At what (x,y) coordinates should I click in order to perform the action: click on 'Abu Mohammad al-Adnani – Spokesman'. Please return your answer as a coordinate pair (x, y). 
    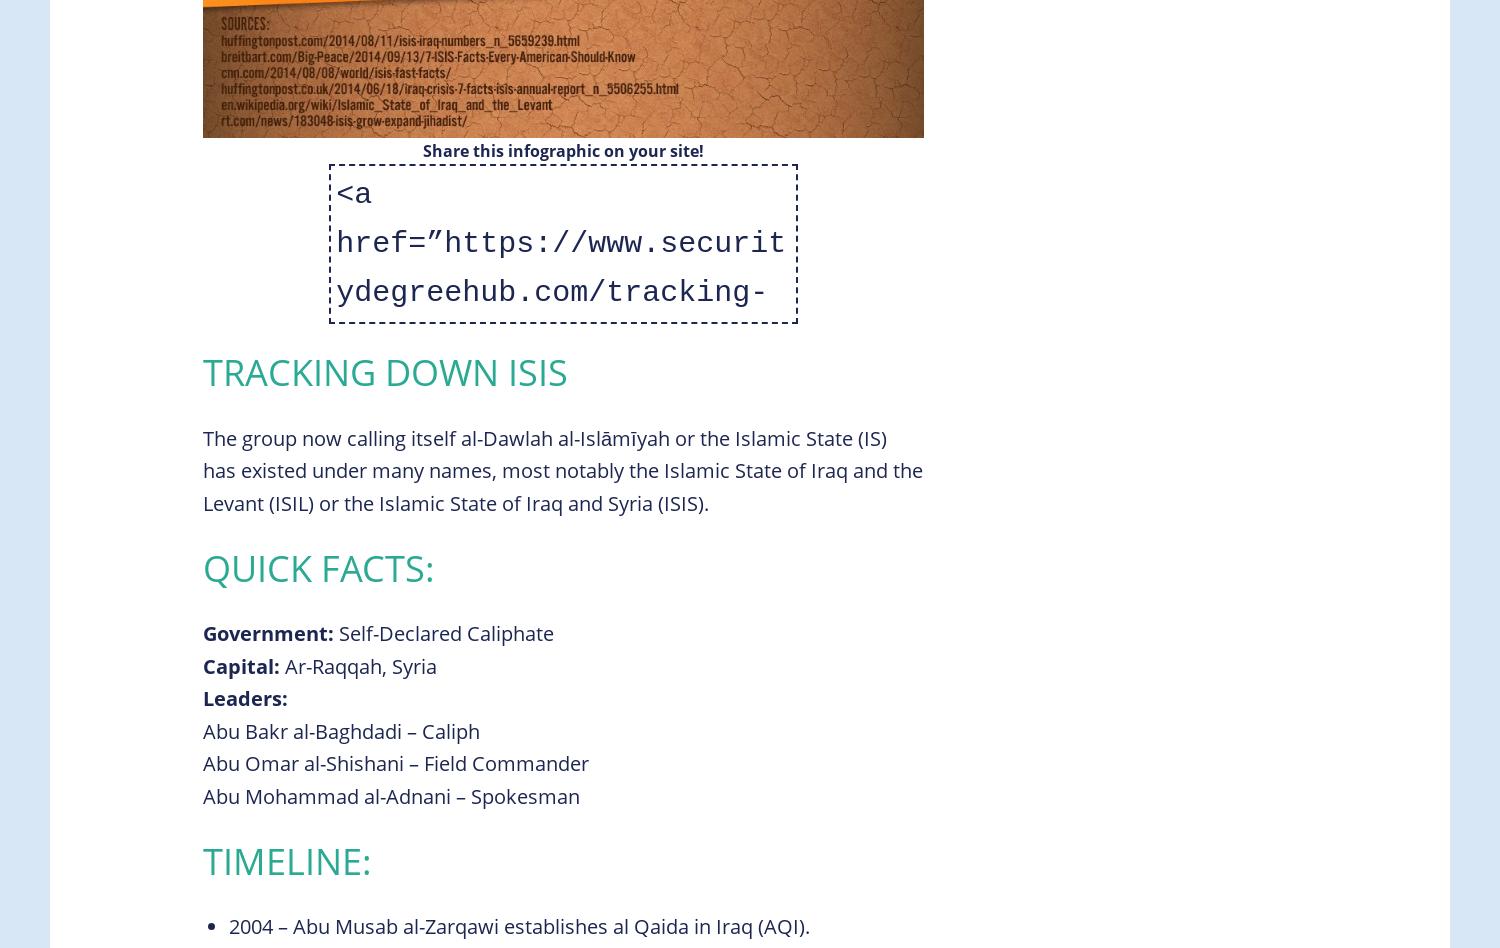
    Looking at the image, I should click on (201, 795).